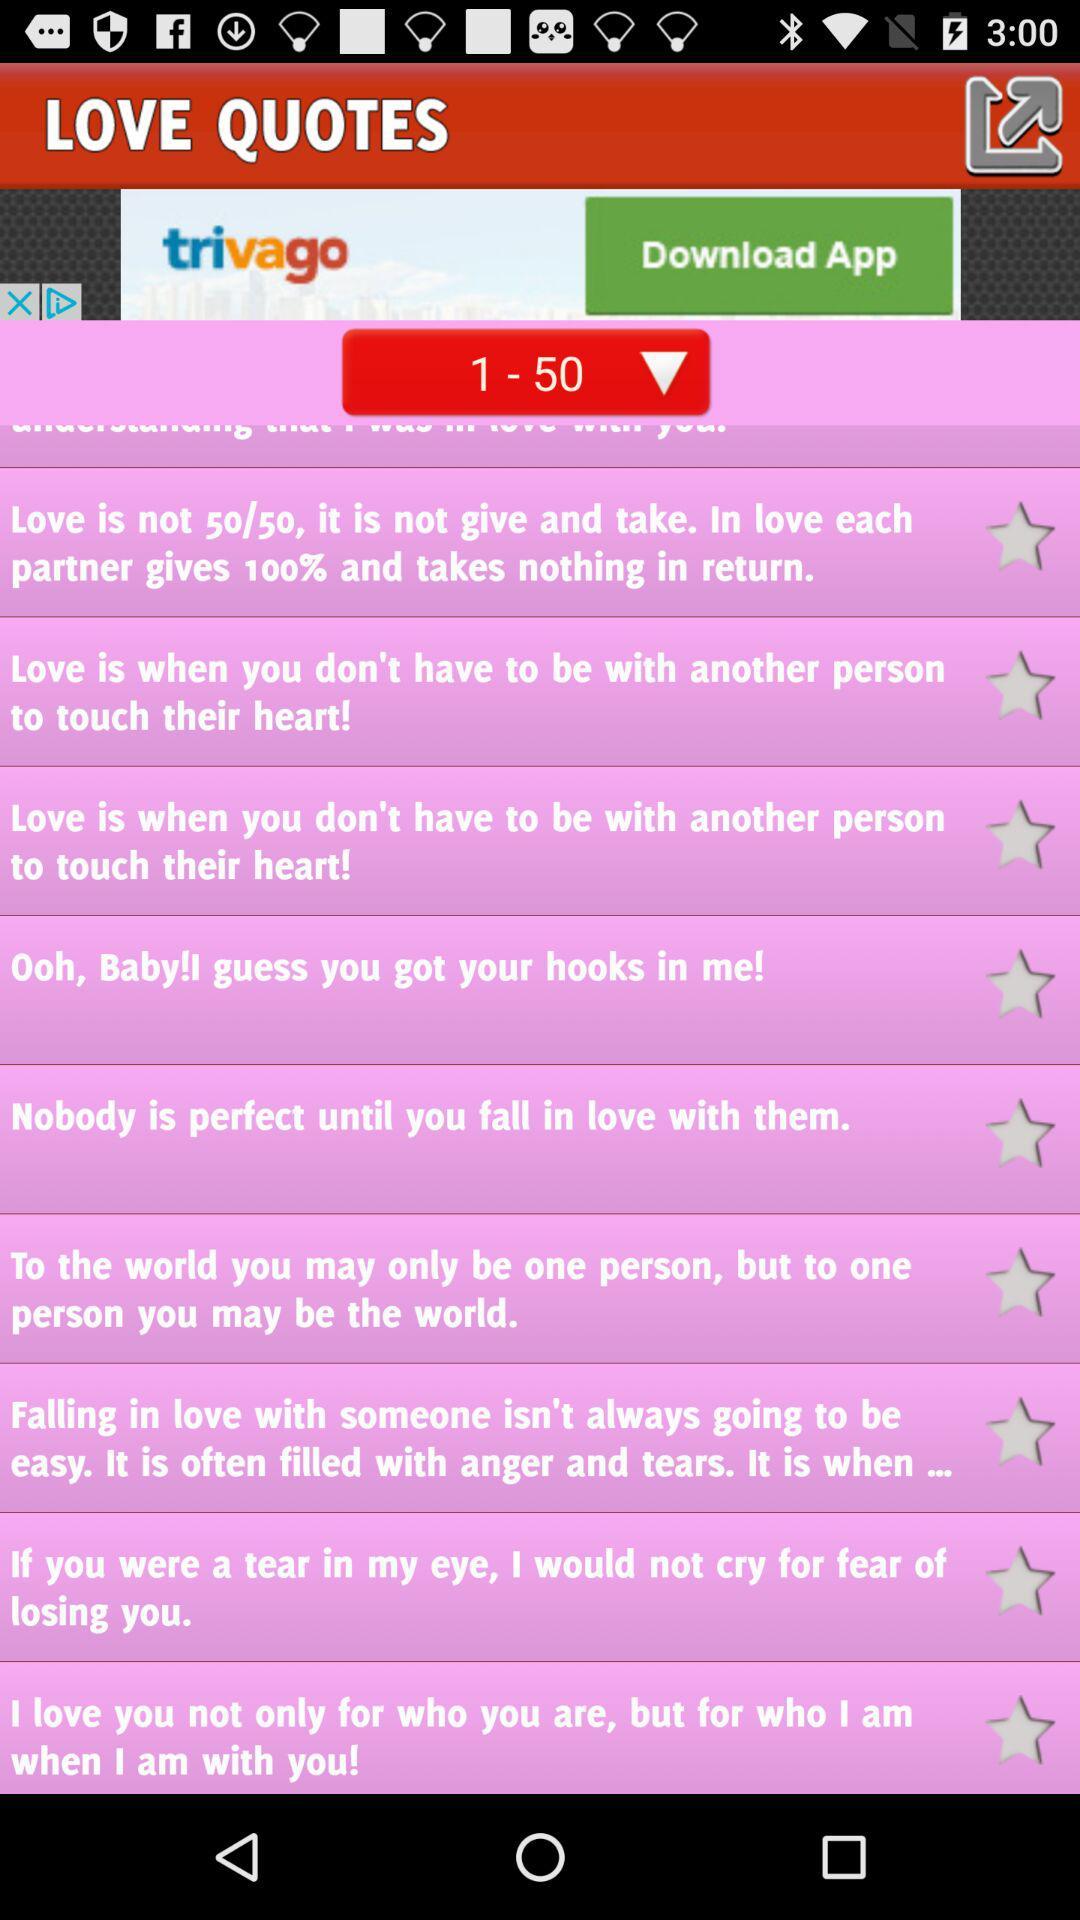 This screenshot has width=1080, height=1920. Describe the element at coordinates (1032, 536) in the screenshot. I see `the quote` at that location.